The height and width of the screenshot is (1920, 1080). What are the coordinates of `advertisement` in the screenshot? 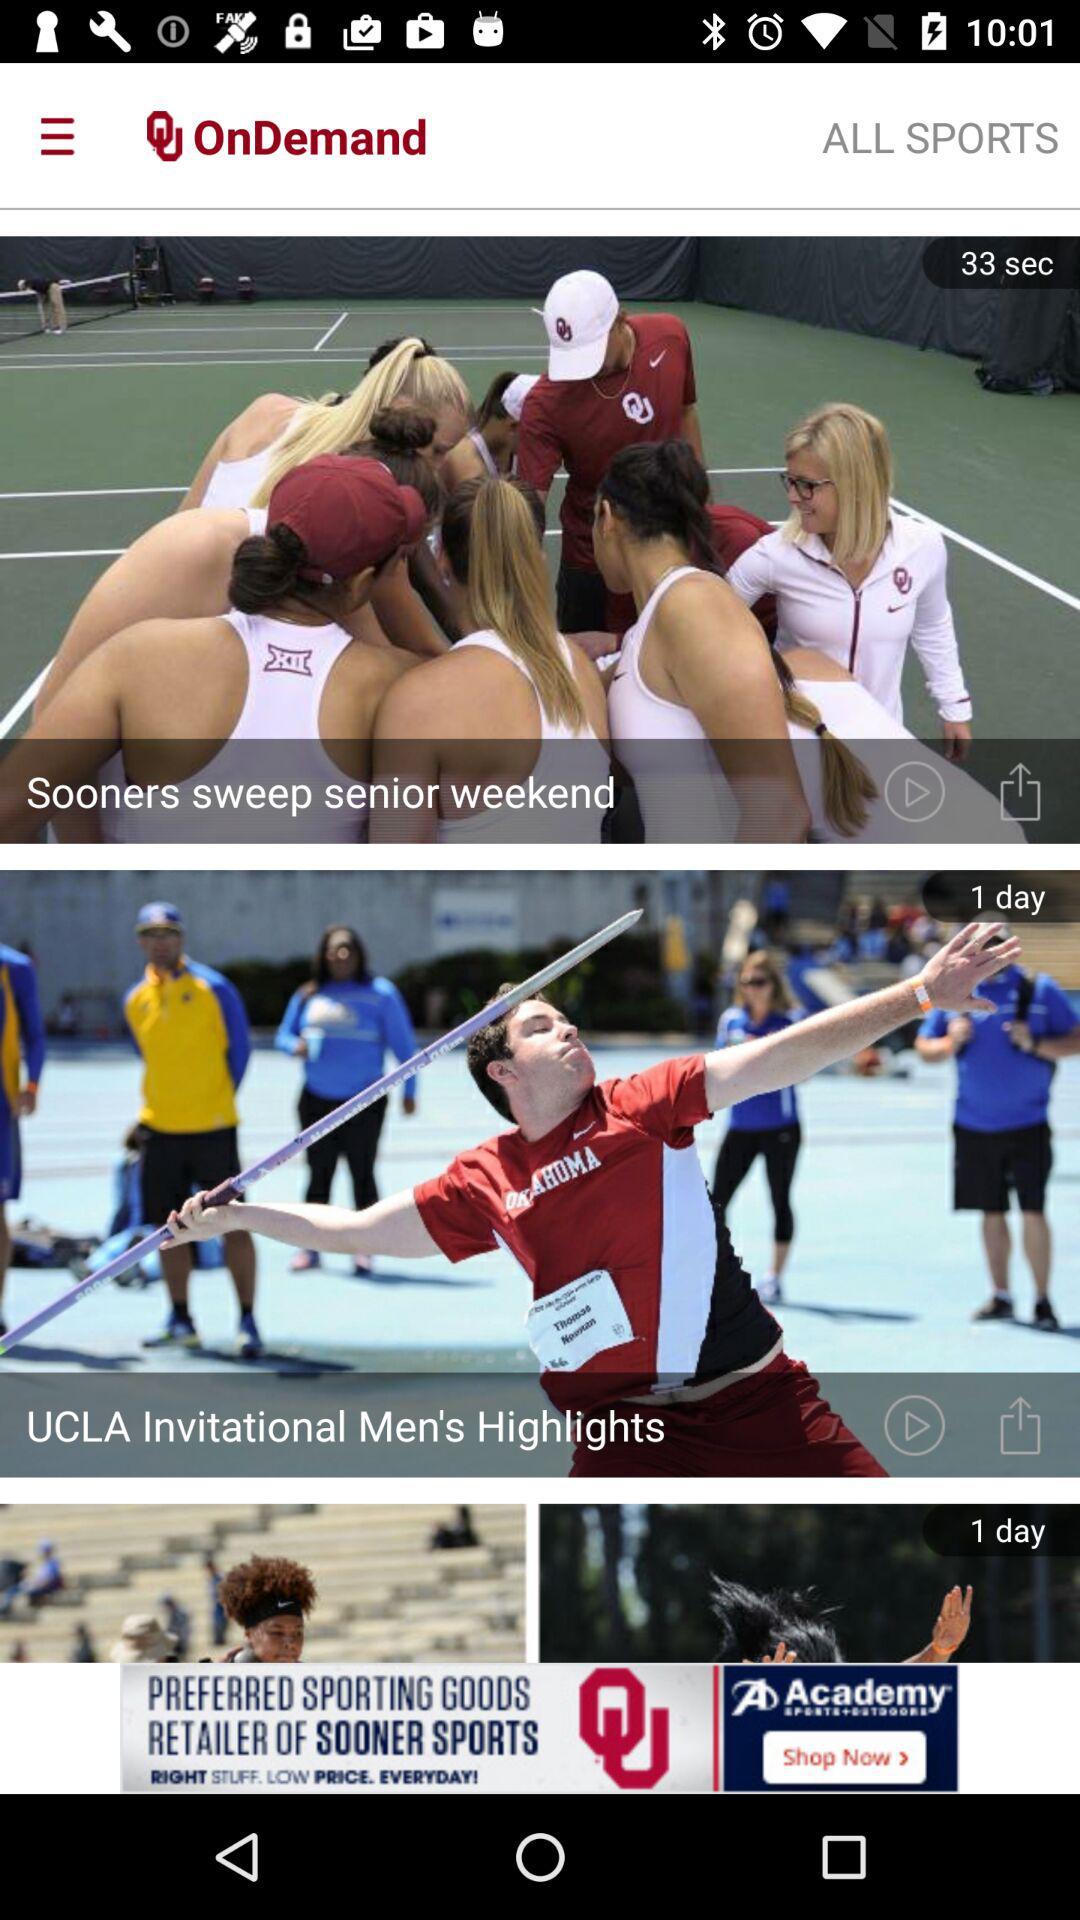 It's located at (540, 1727).